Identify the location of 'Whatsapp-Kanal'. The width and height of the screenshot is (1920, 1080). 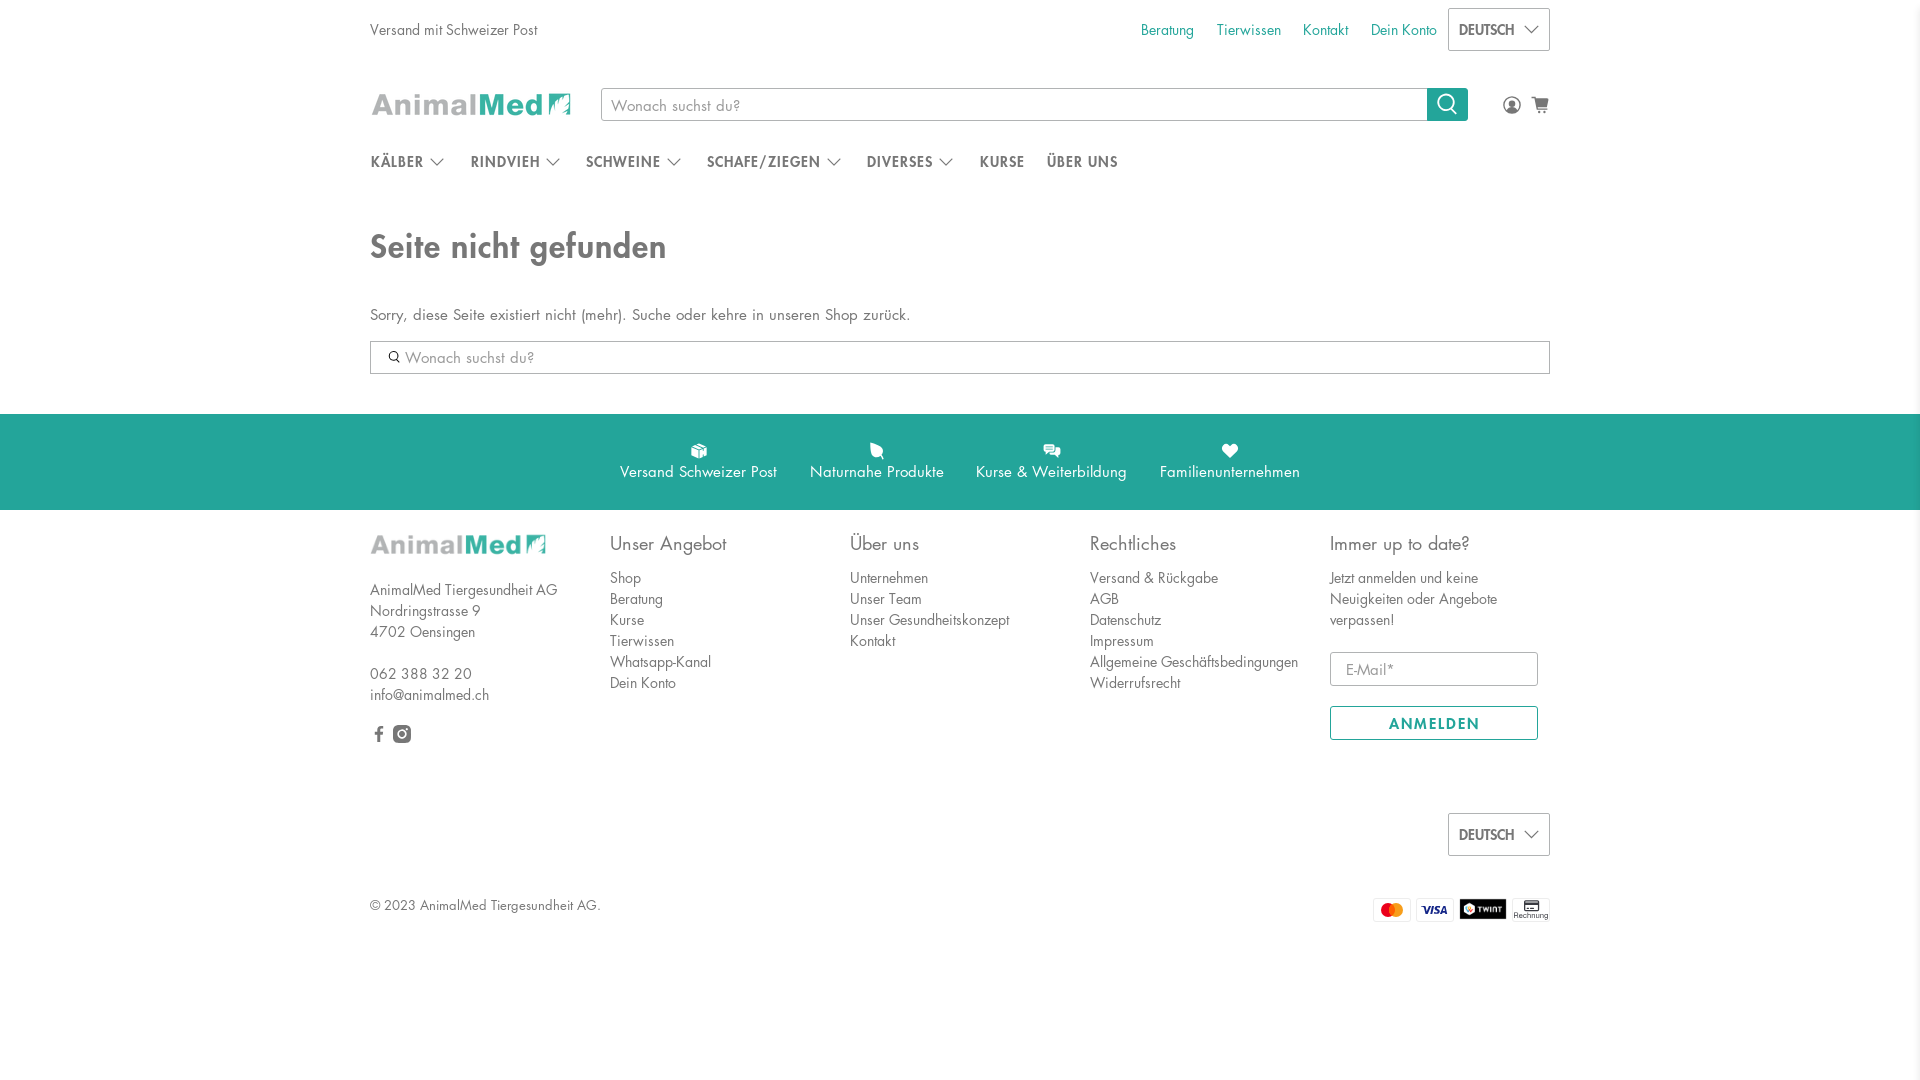
(660, 660).